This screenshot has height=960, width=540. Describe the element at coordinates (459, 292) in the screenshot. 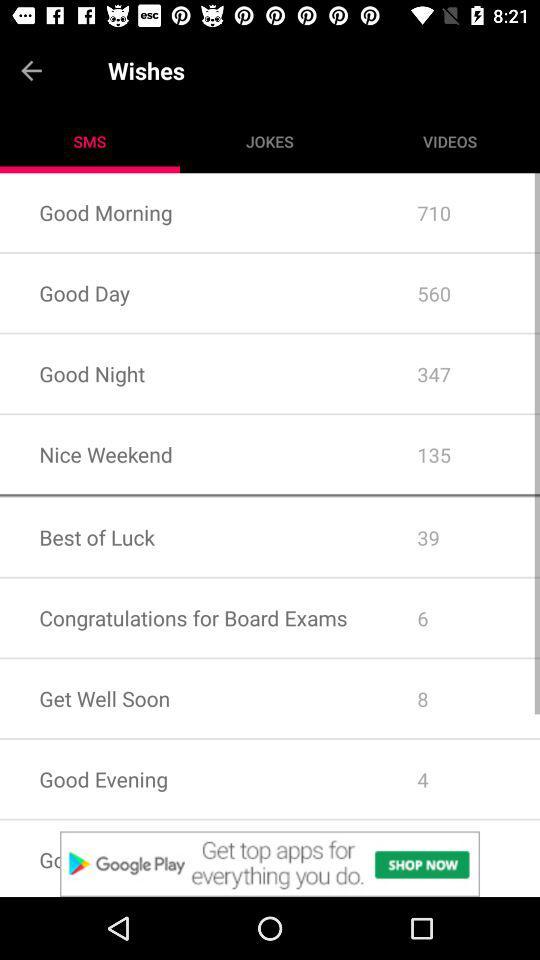

I see `app to the right of good morning icon` at that location.